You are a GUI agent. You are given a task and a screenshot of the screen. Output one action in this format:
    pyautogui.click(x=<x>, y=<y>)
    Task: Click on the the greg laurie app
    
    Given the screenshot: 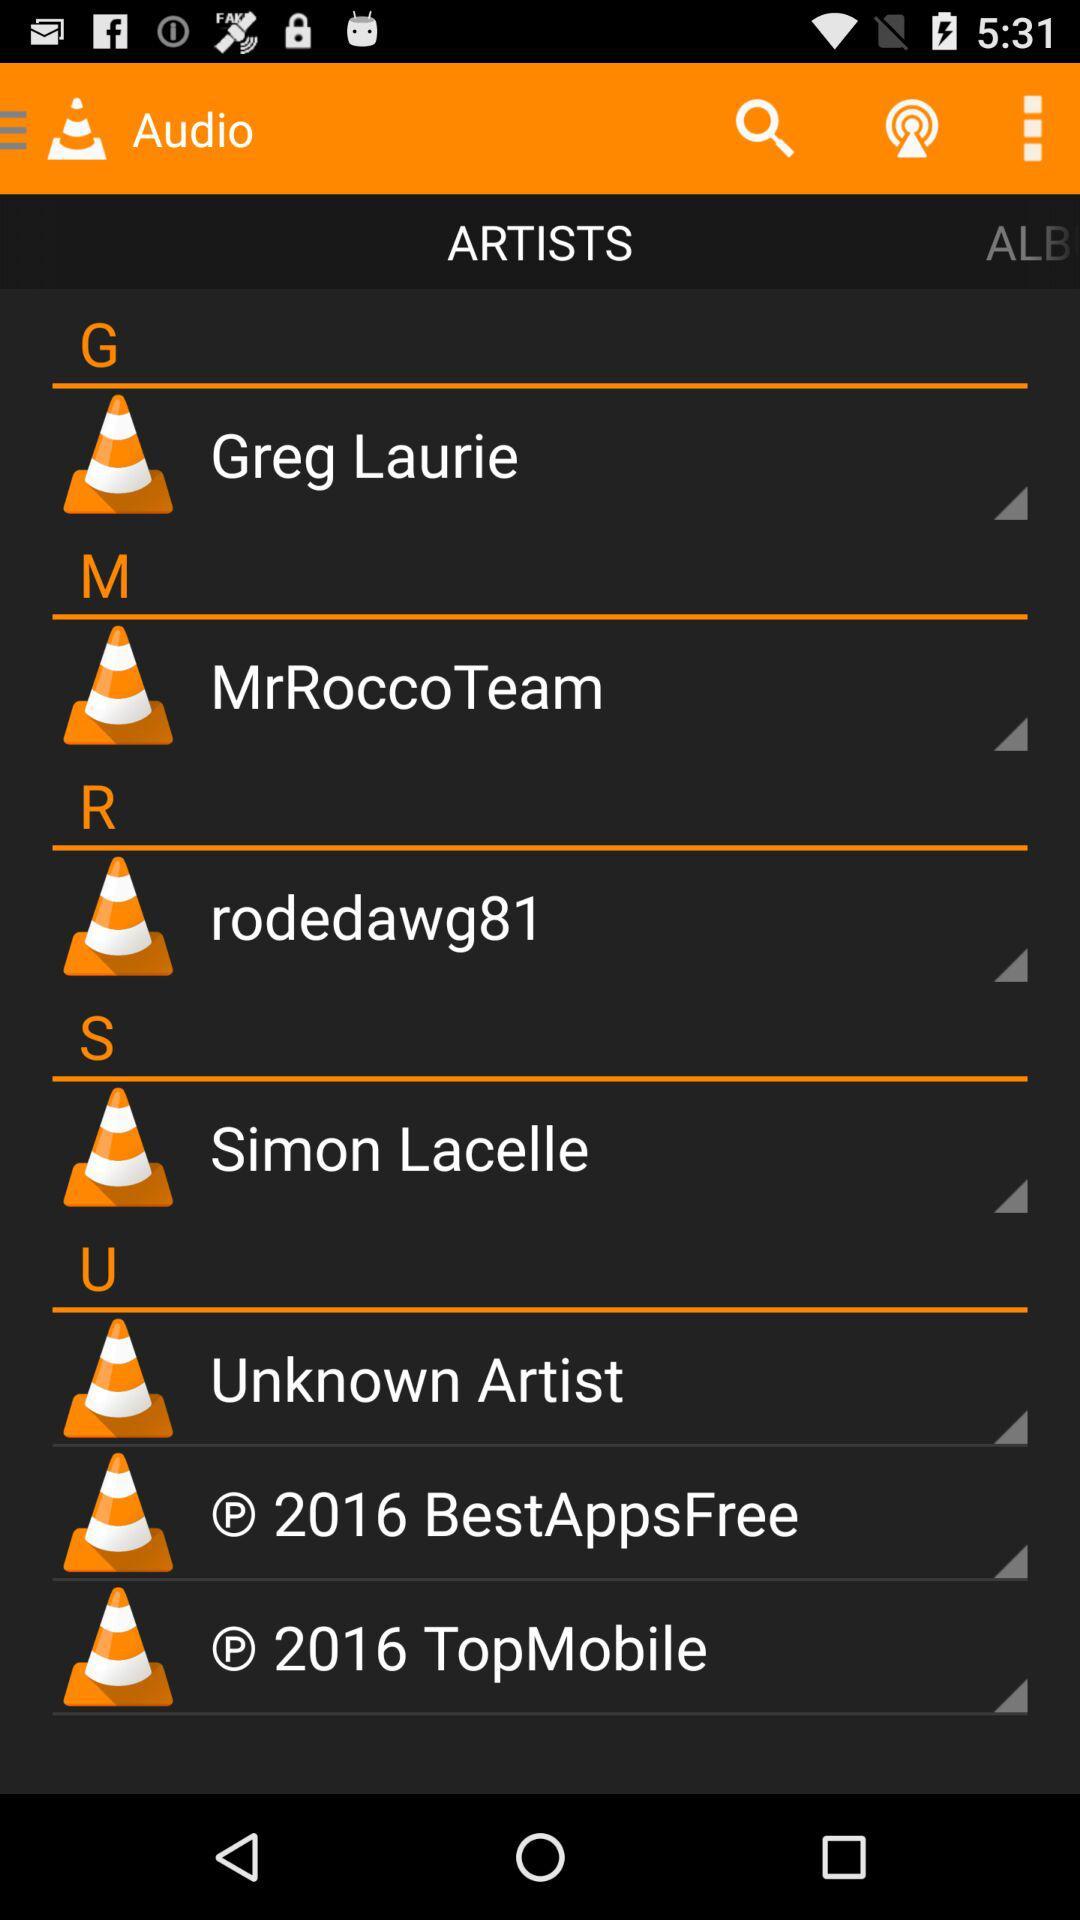 What is the action you would take?
    pyautogui.click(x=364, y=452)
    